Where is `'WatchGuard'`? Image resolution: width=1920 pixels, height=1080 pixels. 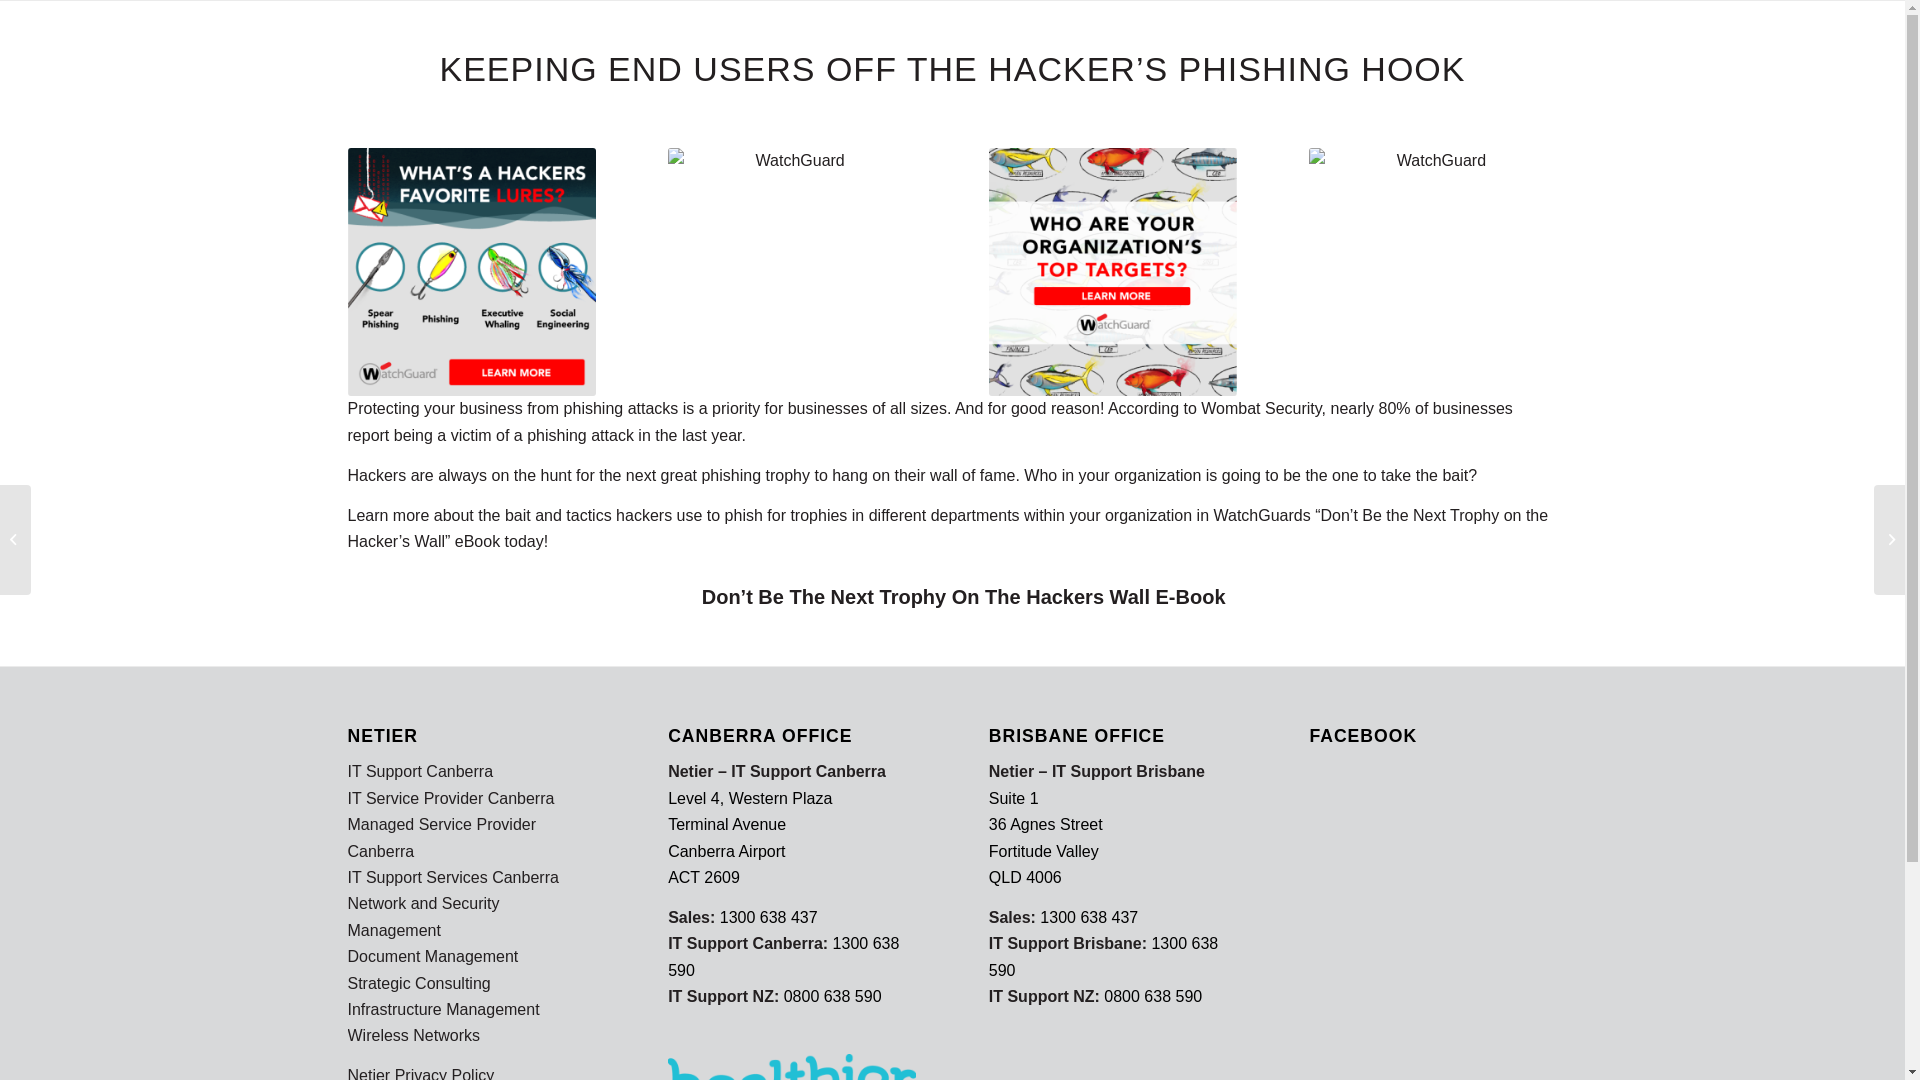
'WatchGuard' is located at coordinates (1432, 272).